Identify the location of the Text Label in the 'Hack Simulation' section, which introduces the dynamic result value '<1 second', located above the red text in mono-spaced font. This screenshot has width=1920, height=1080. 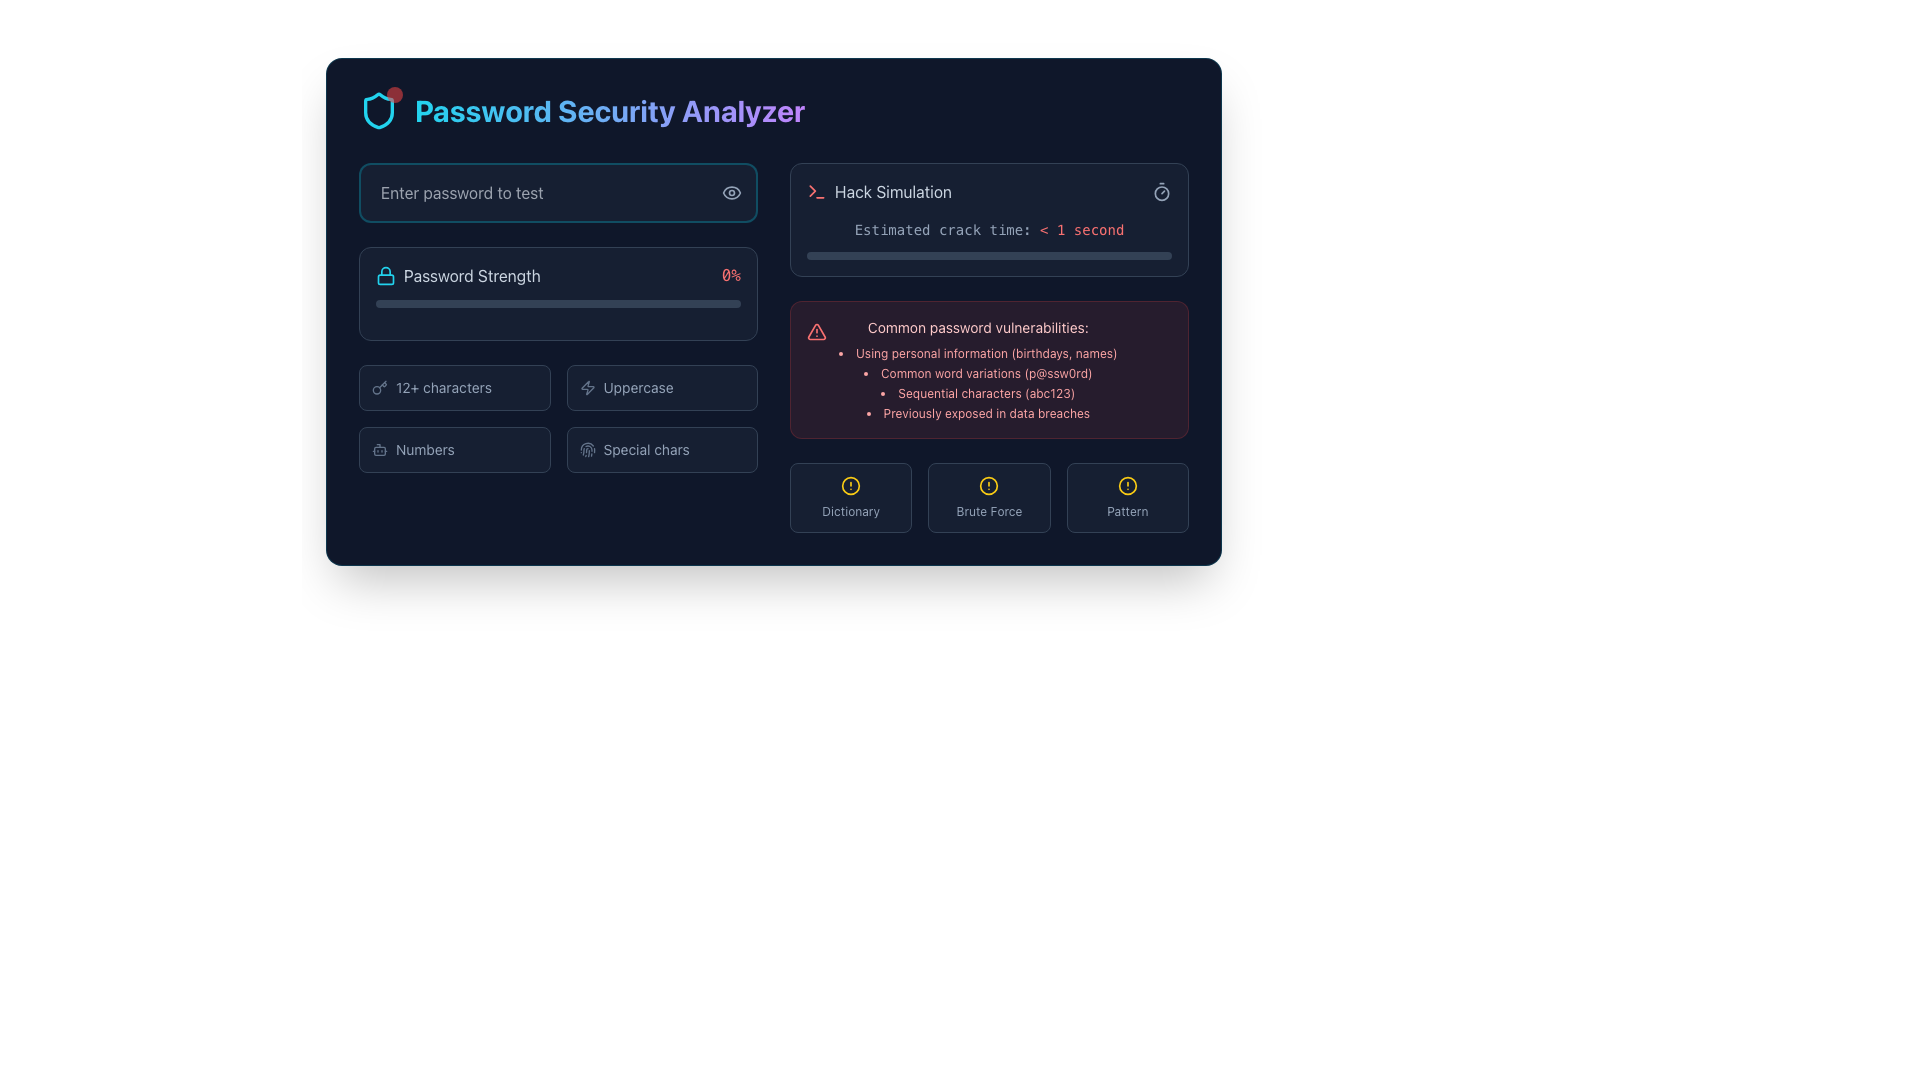
(946, 229).